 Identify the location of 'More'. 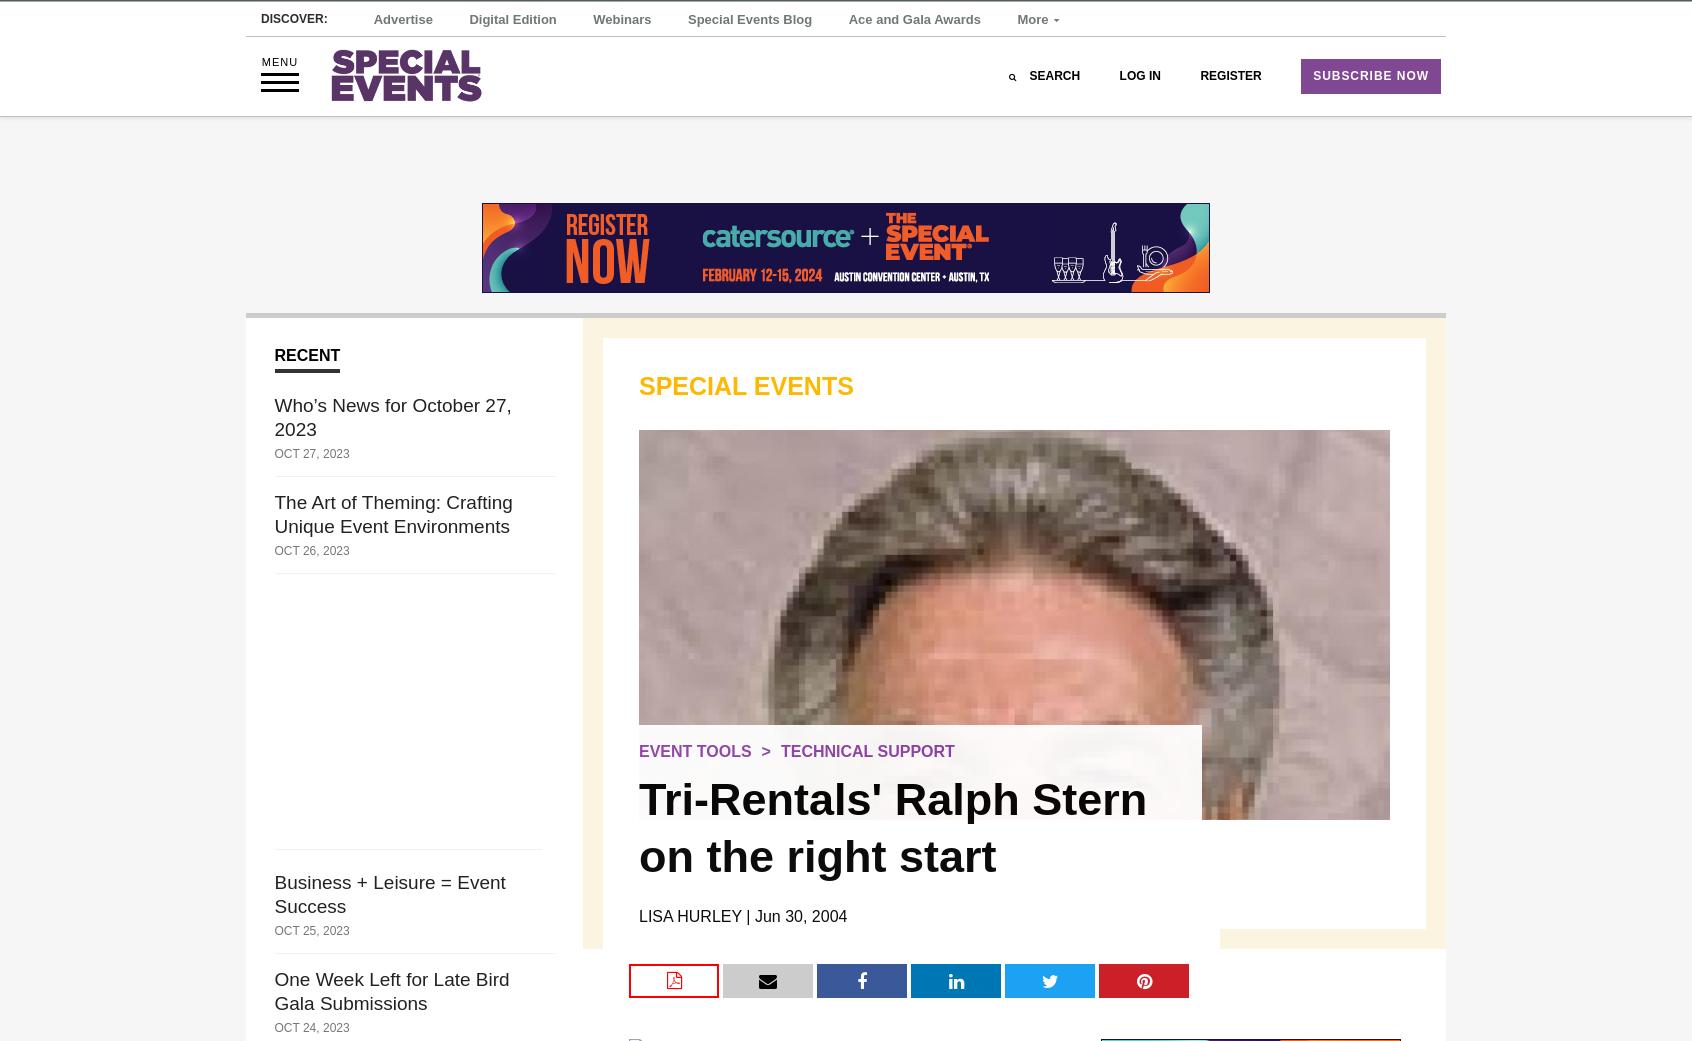
(1016, 52).